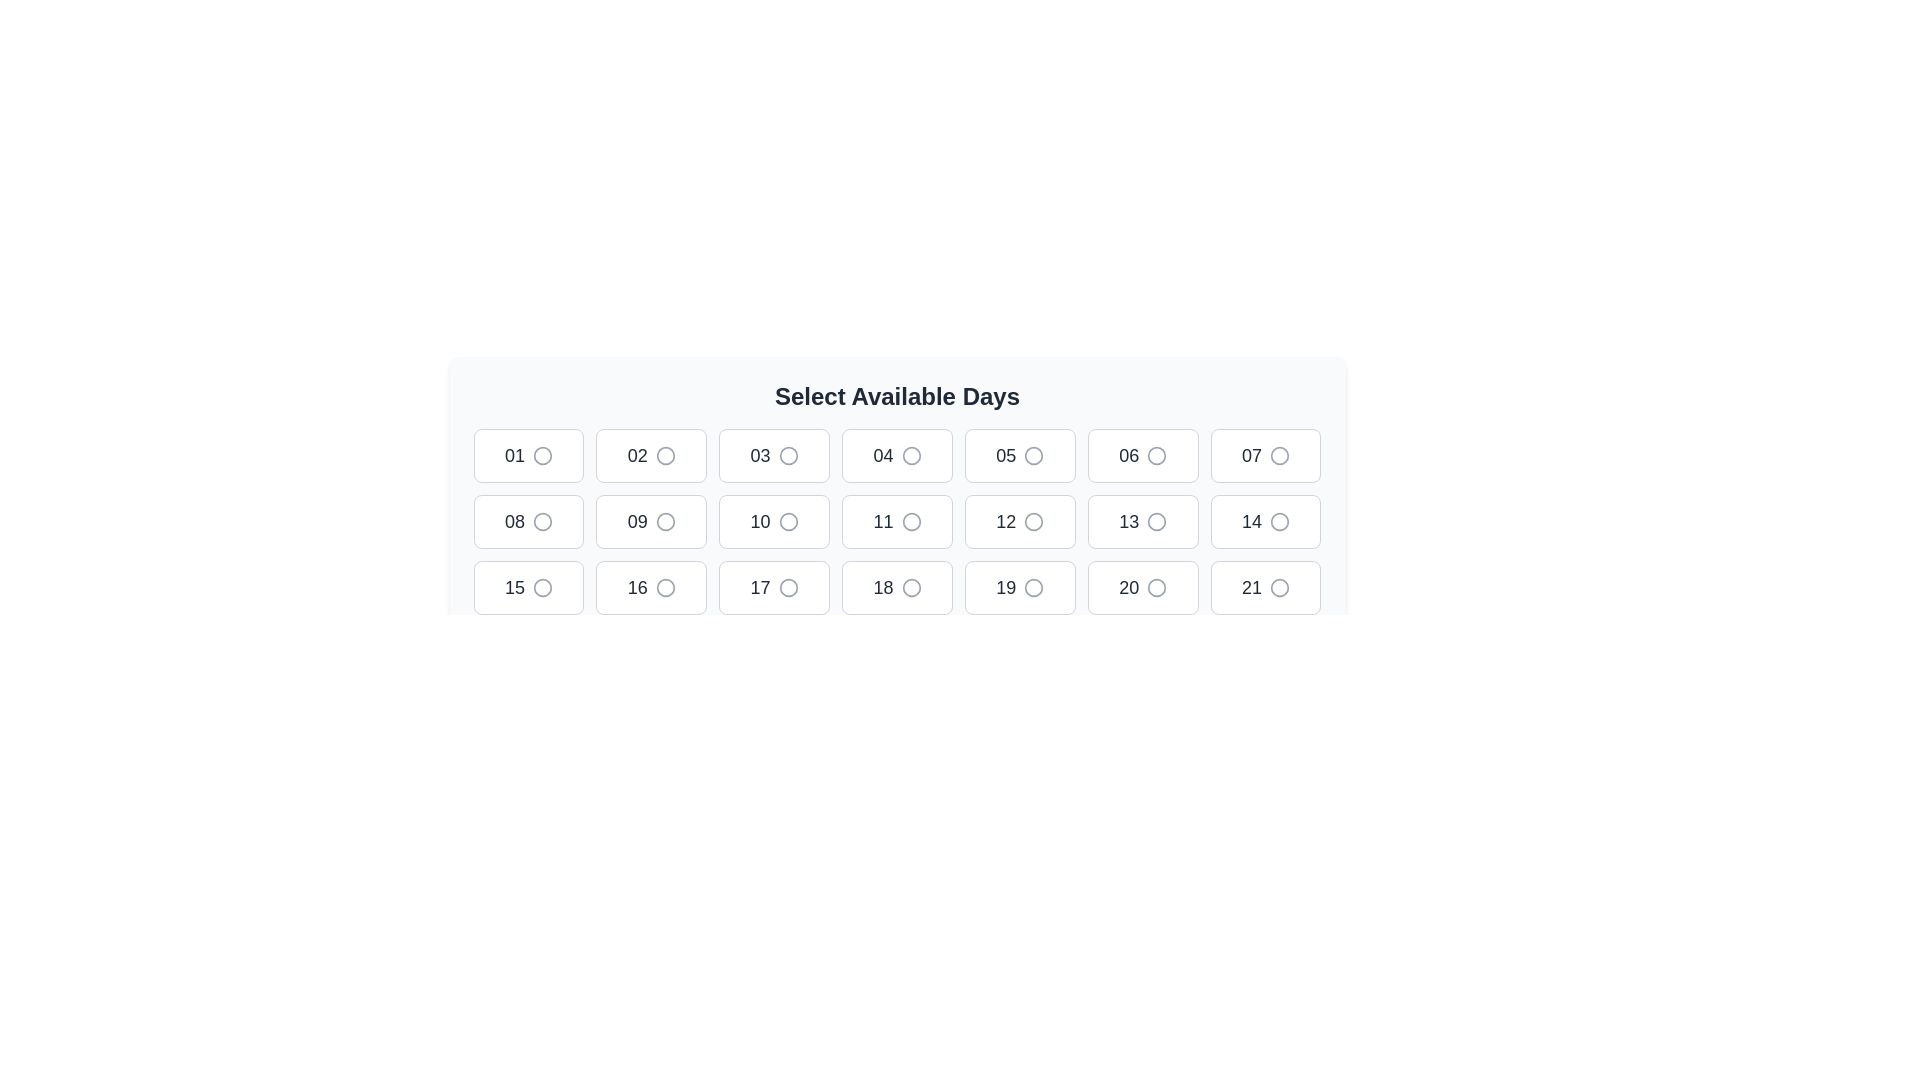 The height and width of the screenshot is (1080, 1920). I want to click on the circular icon located to the right of the button labeled '01', so click(542, 455).